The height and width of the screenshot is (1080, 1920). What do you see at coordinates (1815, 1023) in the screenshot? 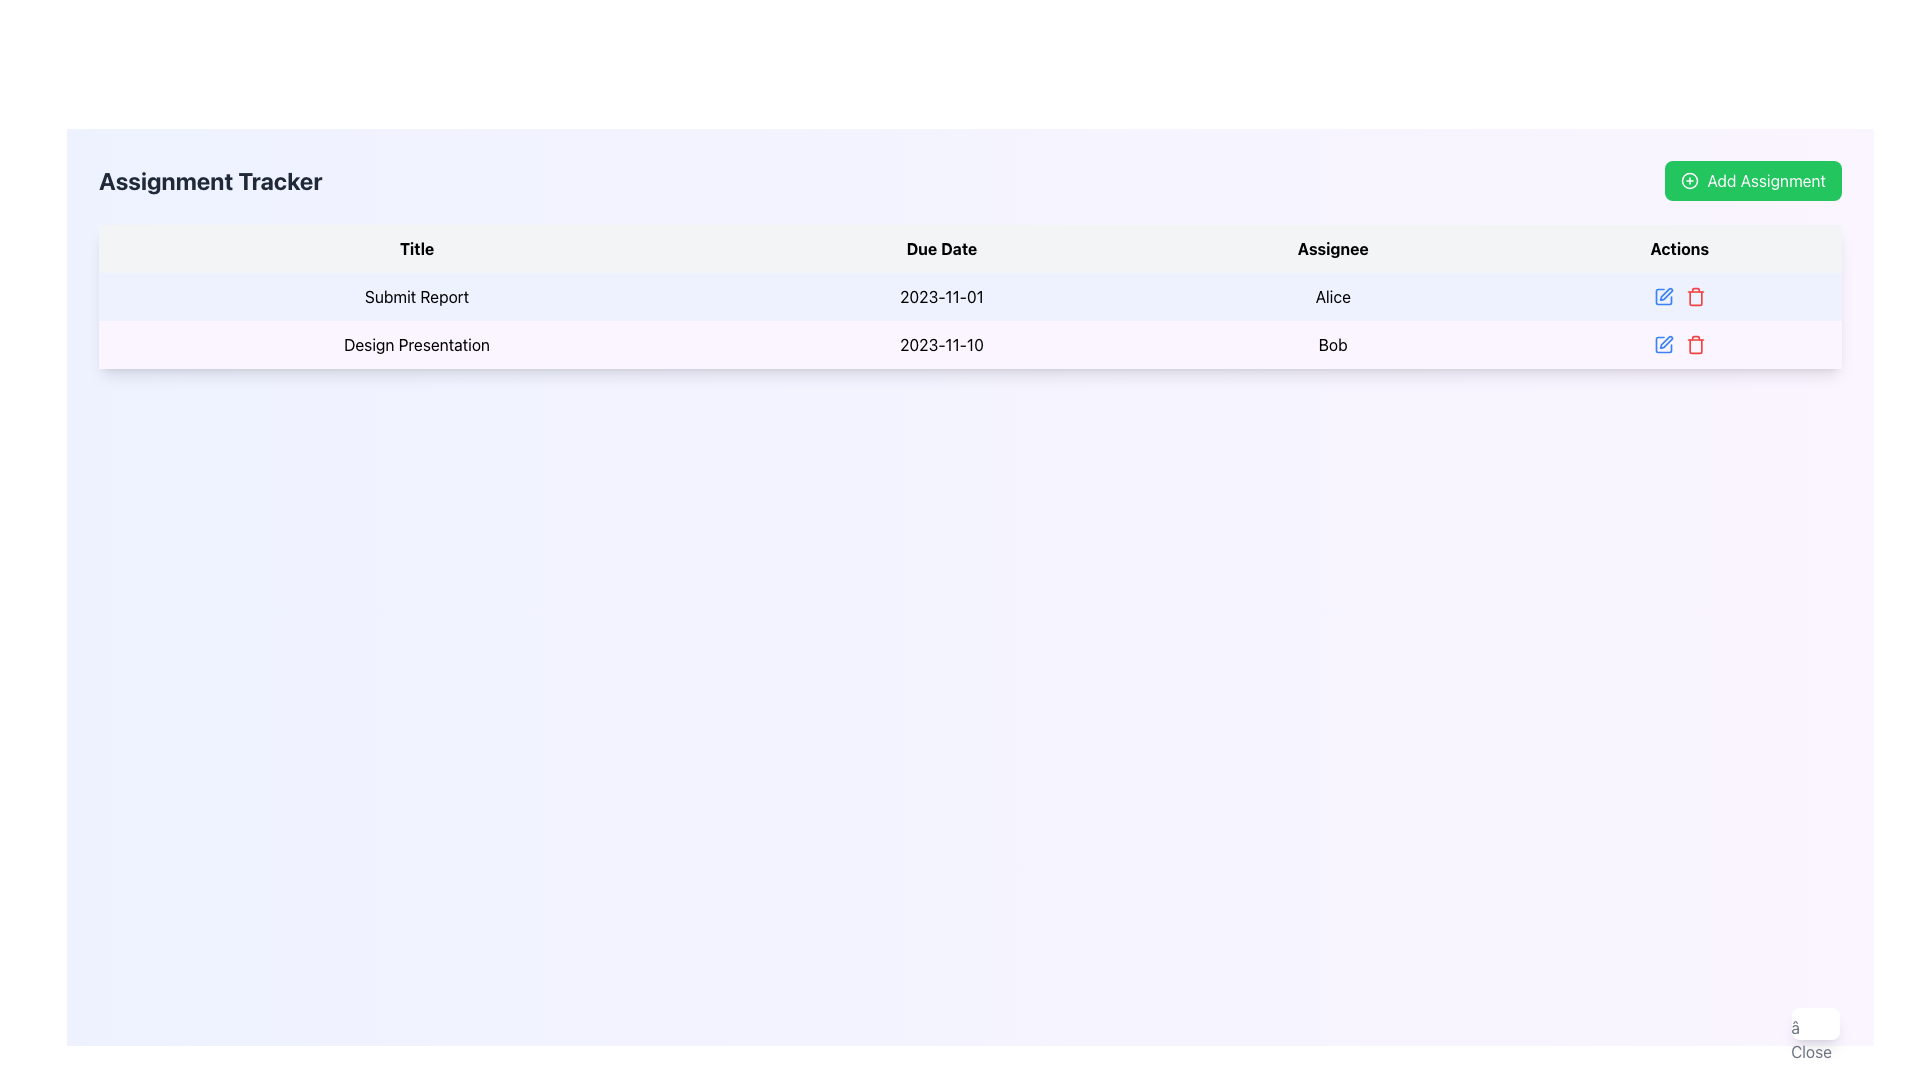
I see `the white rectangular button with rounded corners labeled '✕ Close' located at the bottom right corner of the interface` at bounding box center [1815, 1023].